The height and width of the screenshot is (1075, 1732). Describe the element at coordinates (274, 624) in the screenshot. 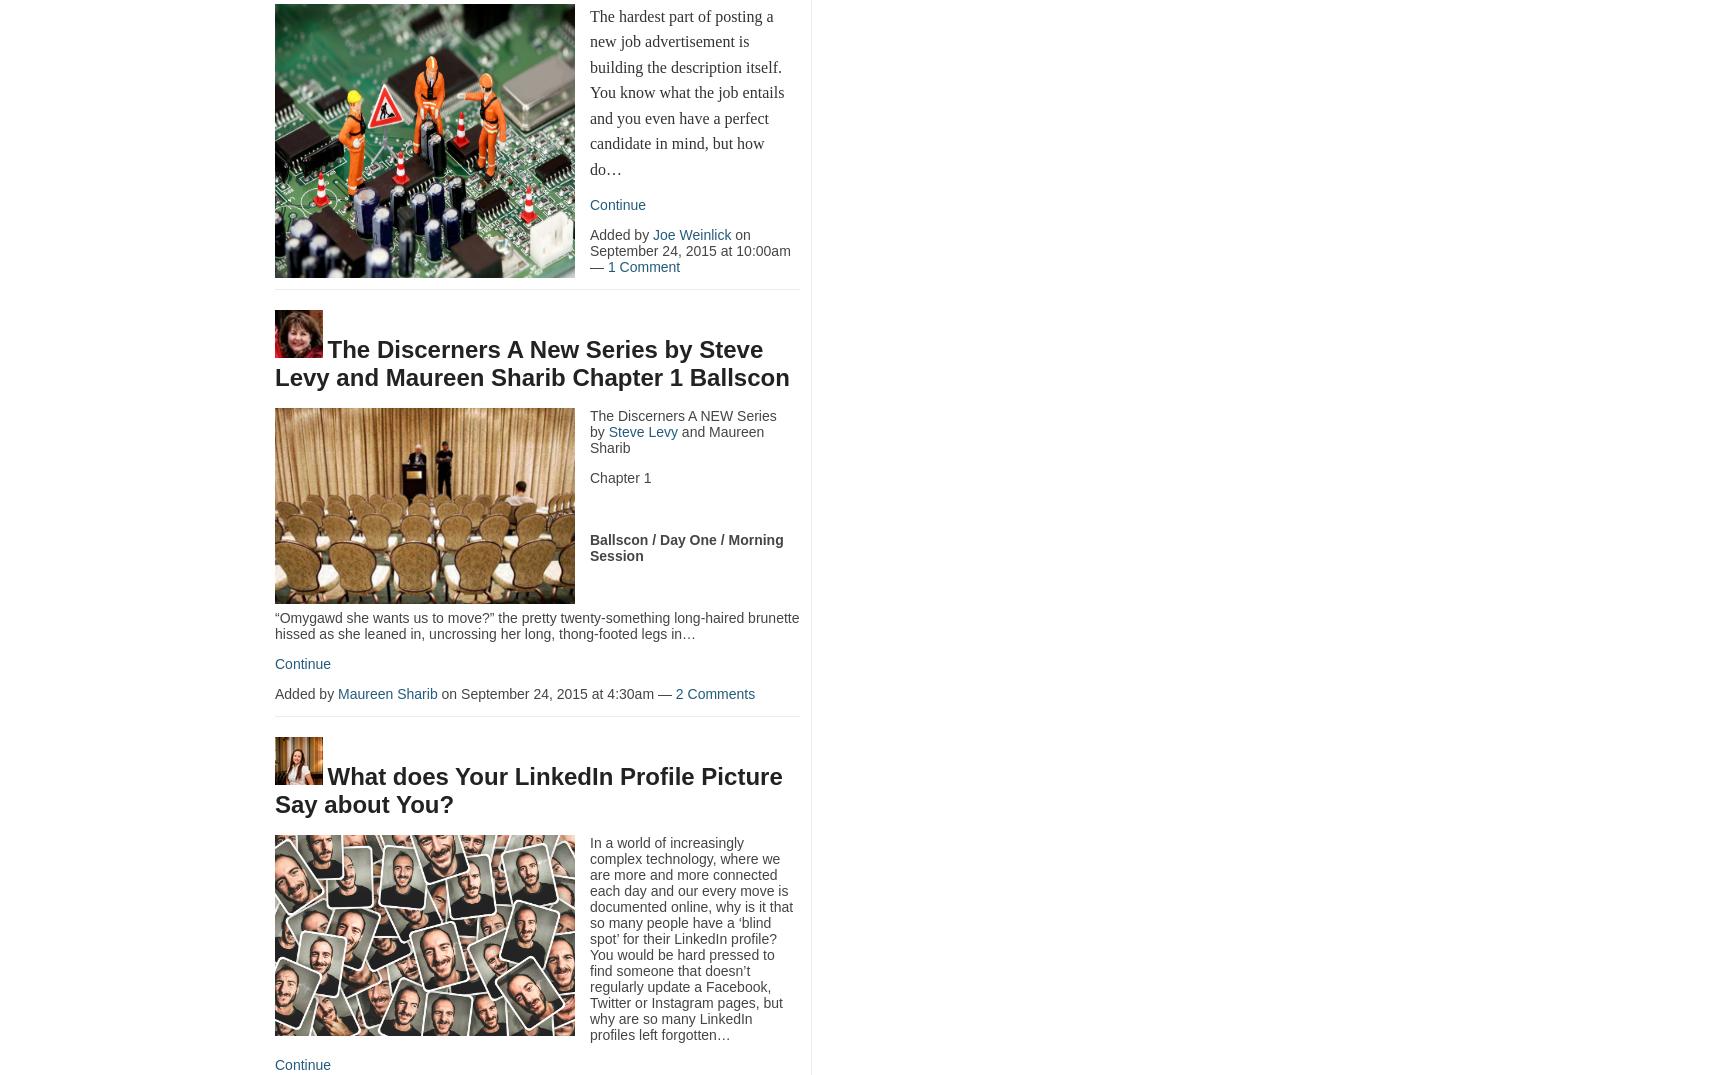

I see `'“Omygawd she wants us to move?” the pretty twenty-something long-haired brunette hissed as she leaned in, uncrossing her long, thong-footed legs in…'` at that location.